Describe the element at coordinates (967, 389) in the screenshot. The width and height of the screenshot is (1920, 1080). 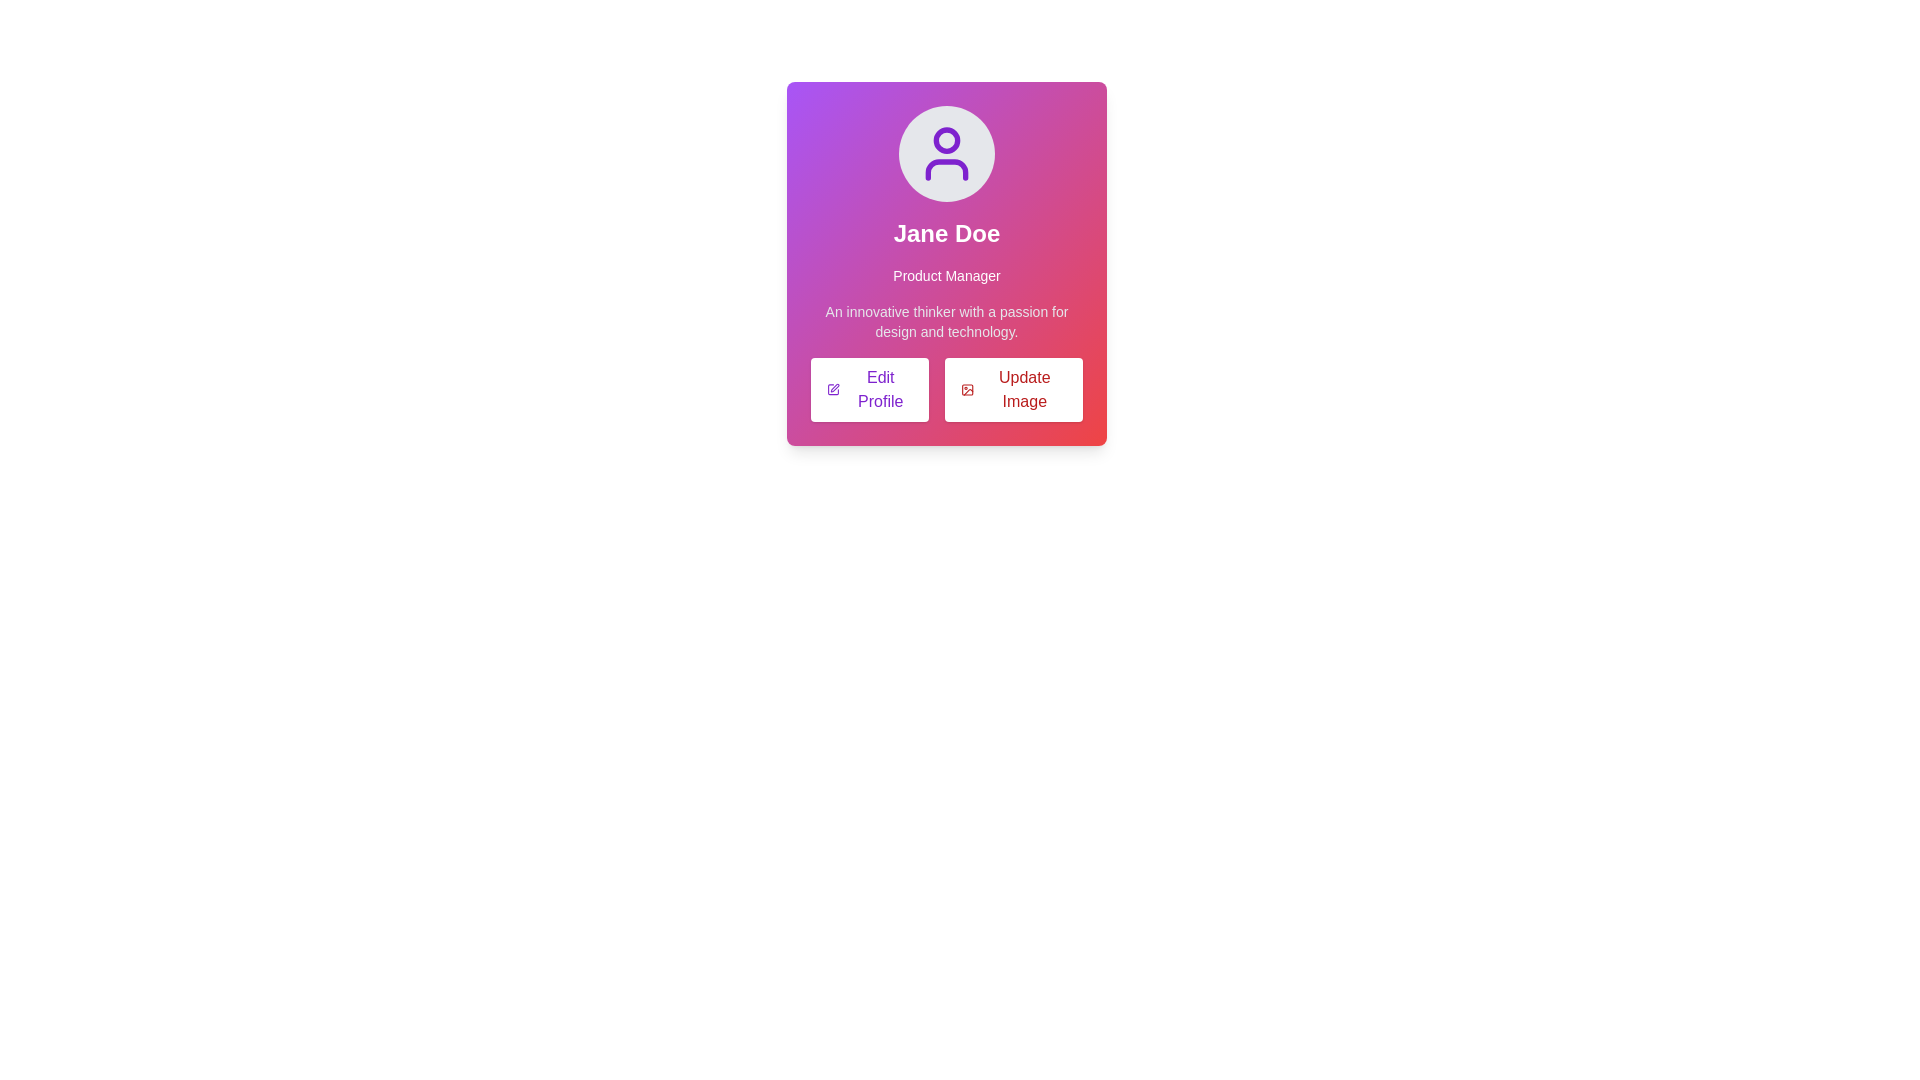
I see `the solid rectangle UI component that serves as a background for other graphic elements, located above the 'Update Image' button and to the right of the 'Edit Profile' button` at that location.